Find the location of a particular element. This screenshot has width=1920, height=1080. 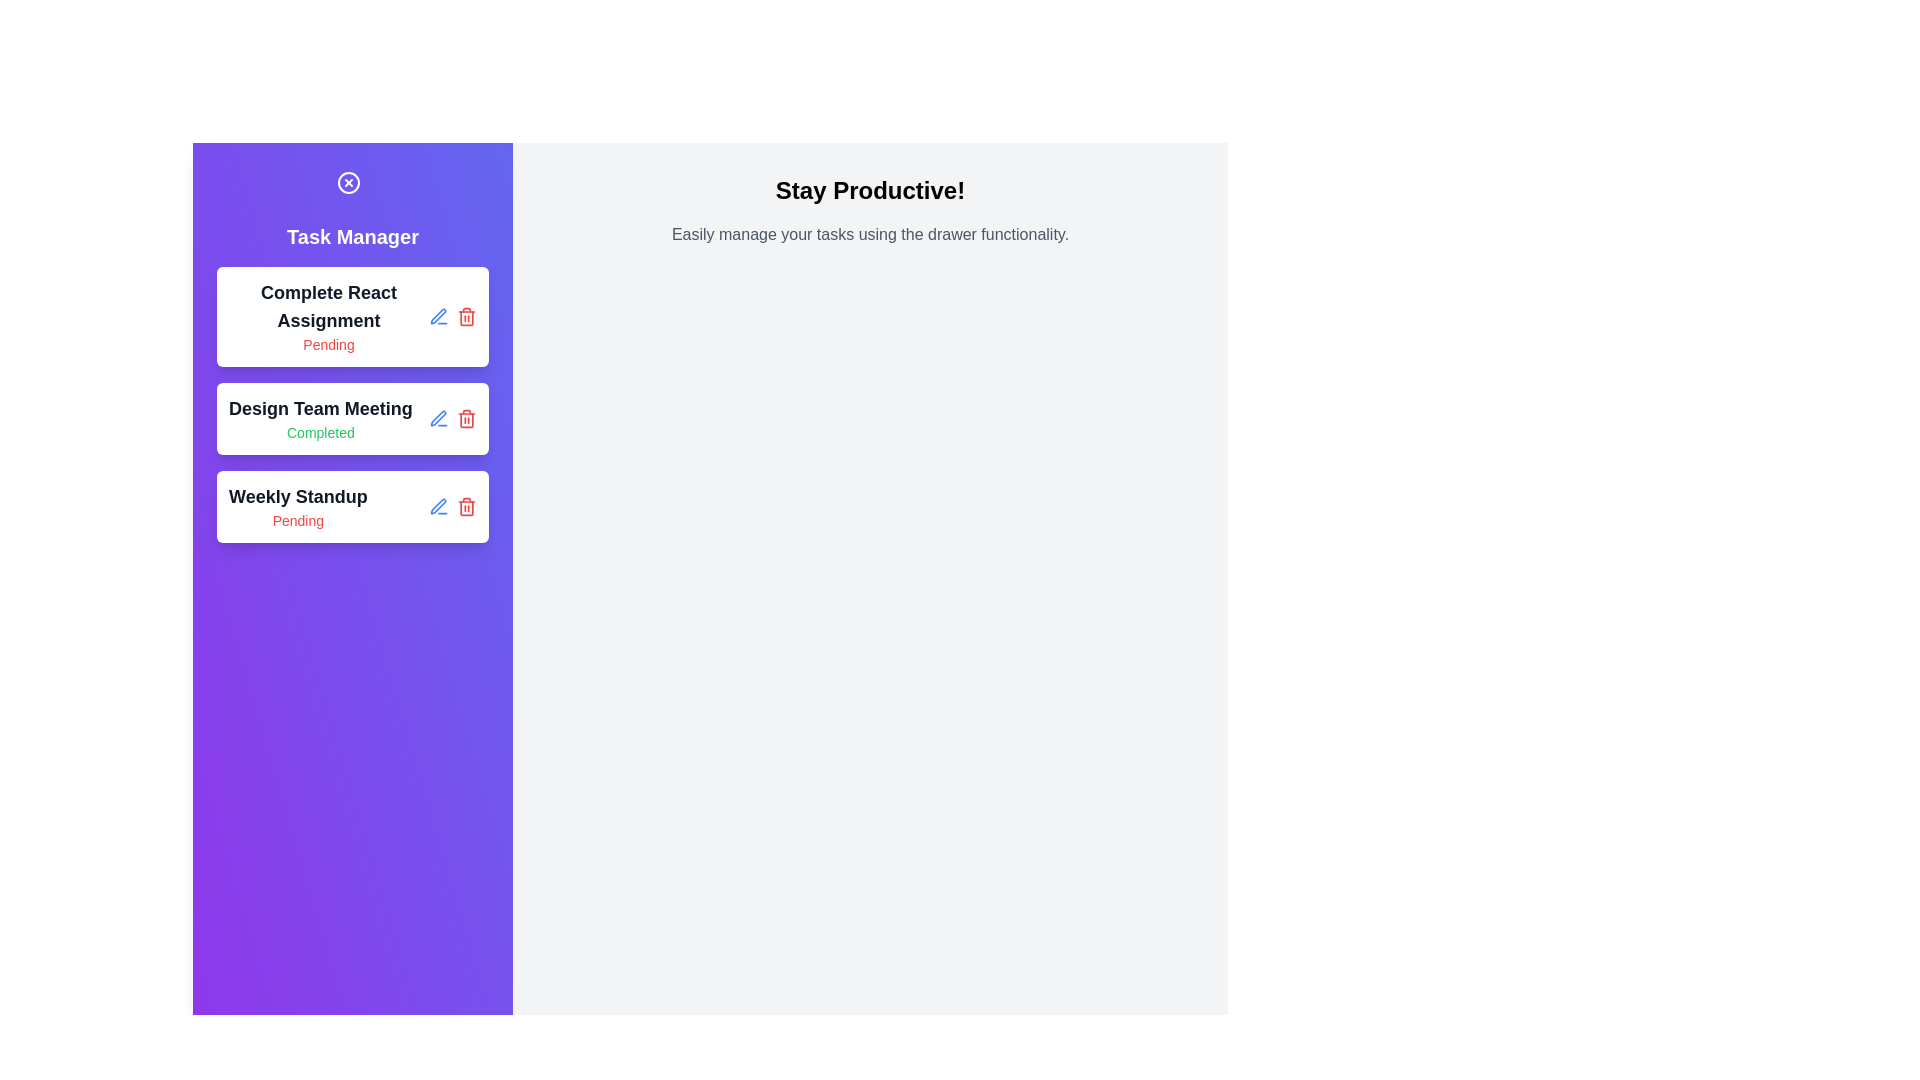

the delete button for the task Complete React Assignment is located at coordinates (465, 315).